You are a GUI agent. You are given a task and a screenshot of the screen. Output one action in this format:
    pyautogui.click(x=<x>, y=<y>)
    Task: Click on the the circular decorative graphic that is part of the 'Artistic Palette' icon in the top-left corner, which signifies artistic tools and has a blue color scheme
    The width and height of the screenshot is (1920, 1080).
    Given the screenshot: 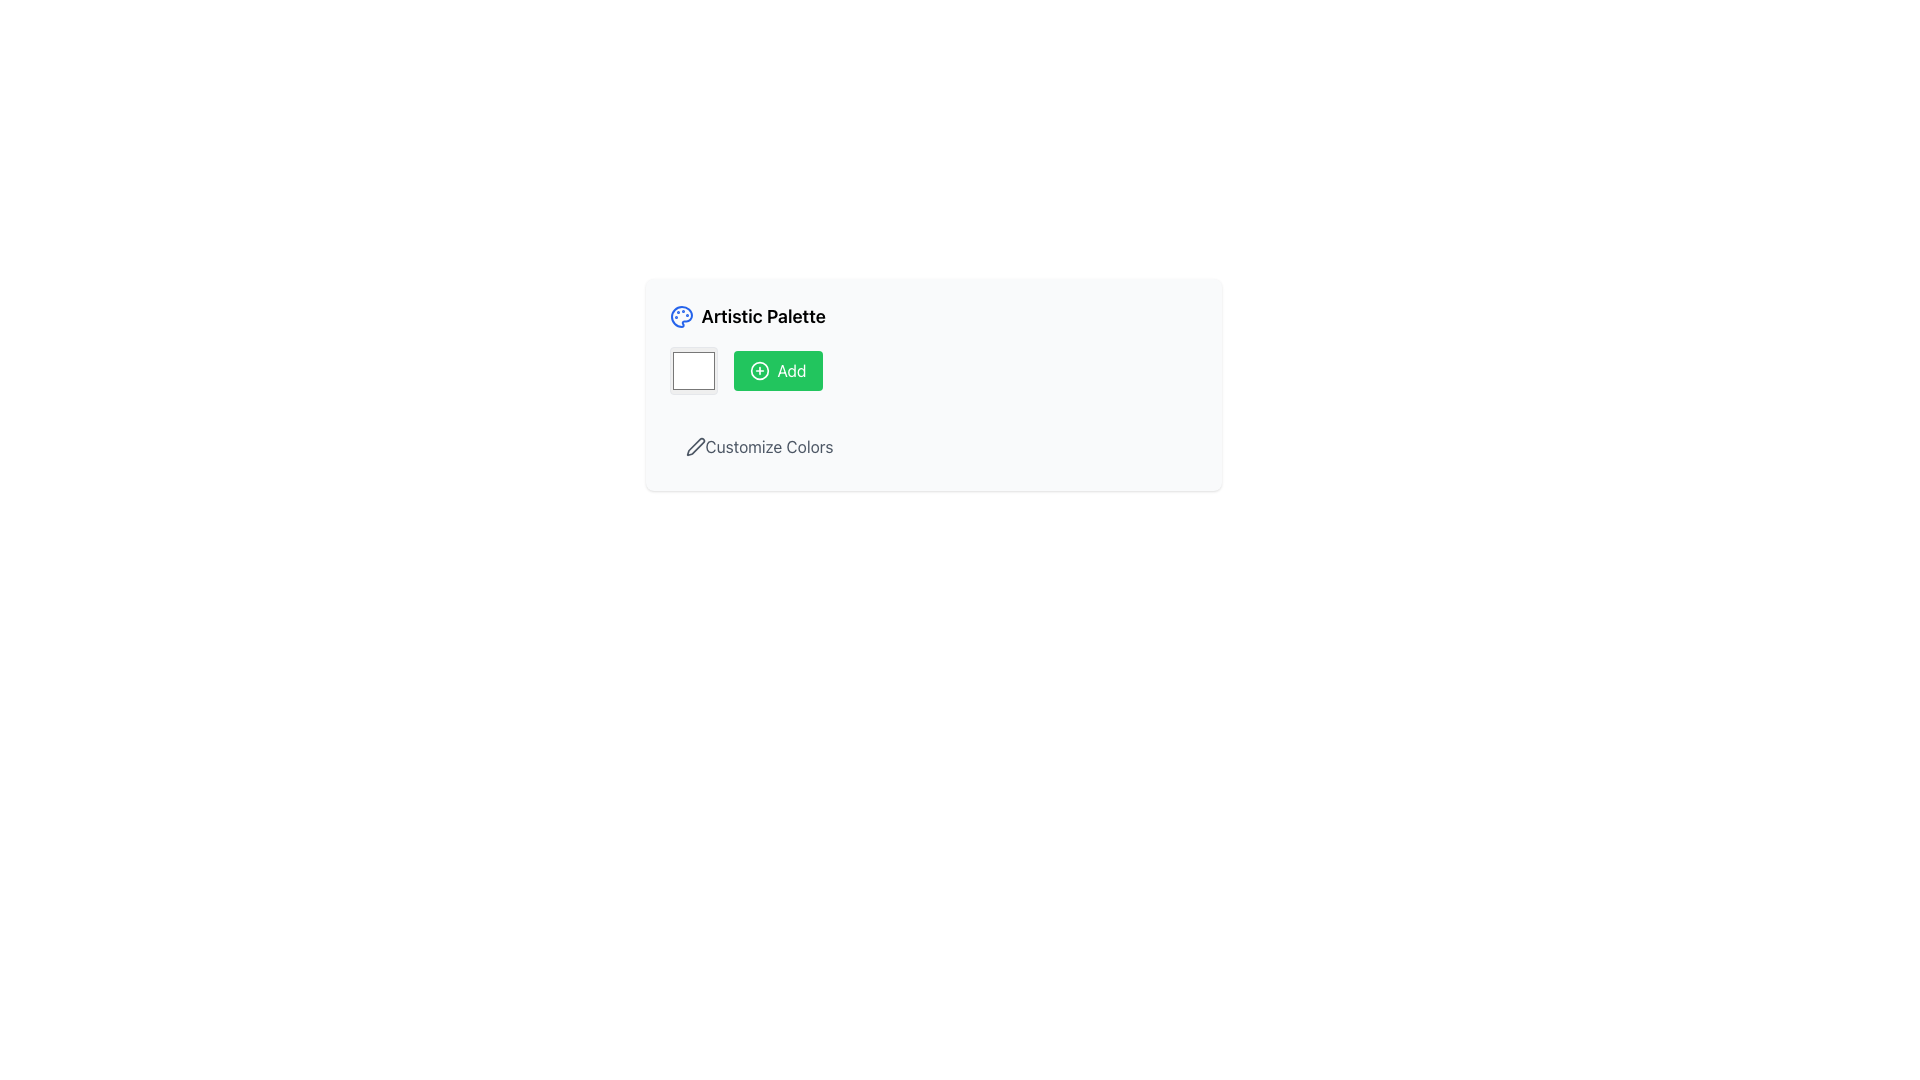 What is the action you would take?
    pyautogui.click(x=681, y=315)
    